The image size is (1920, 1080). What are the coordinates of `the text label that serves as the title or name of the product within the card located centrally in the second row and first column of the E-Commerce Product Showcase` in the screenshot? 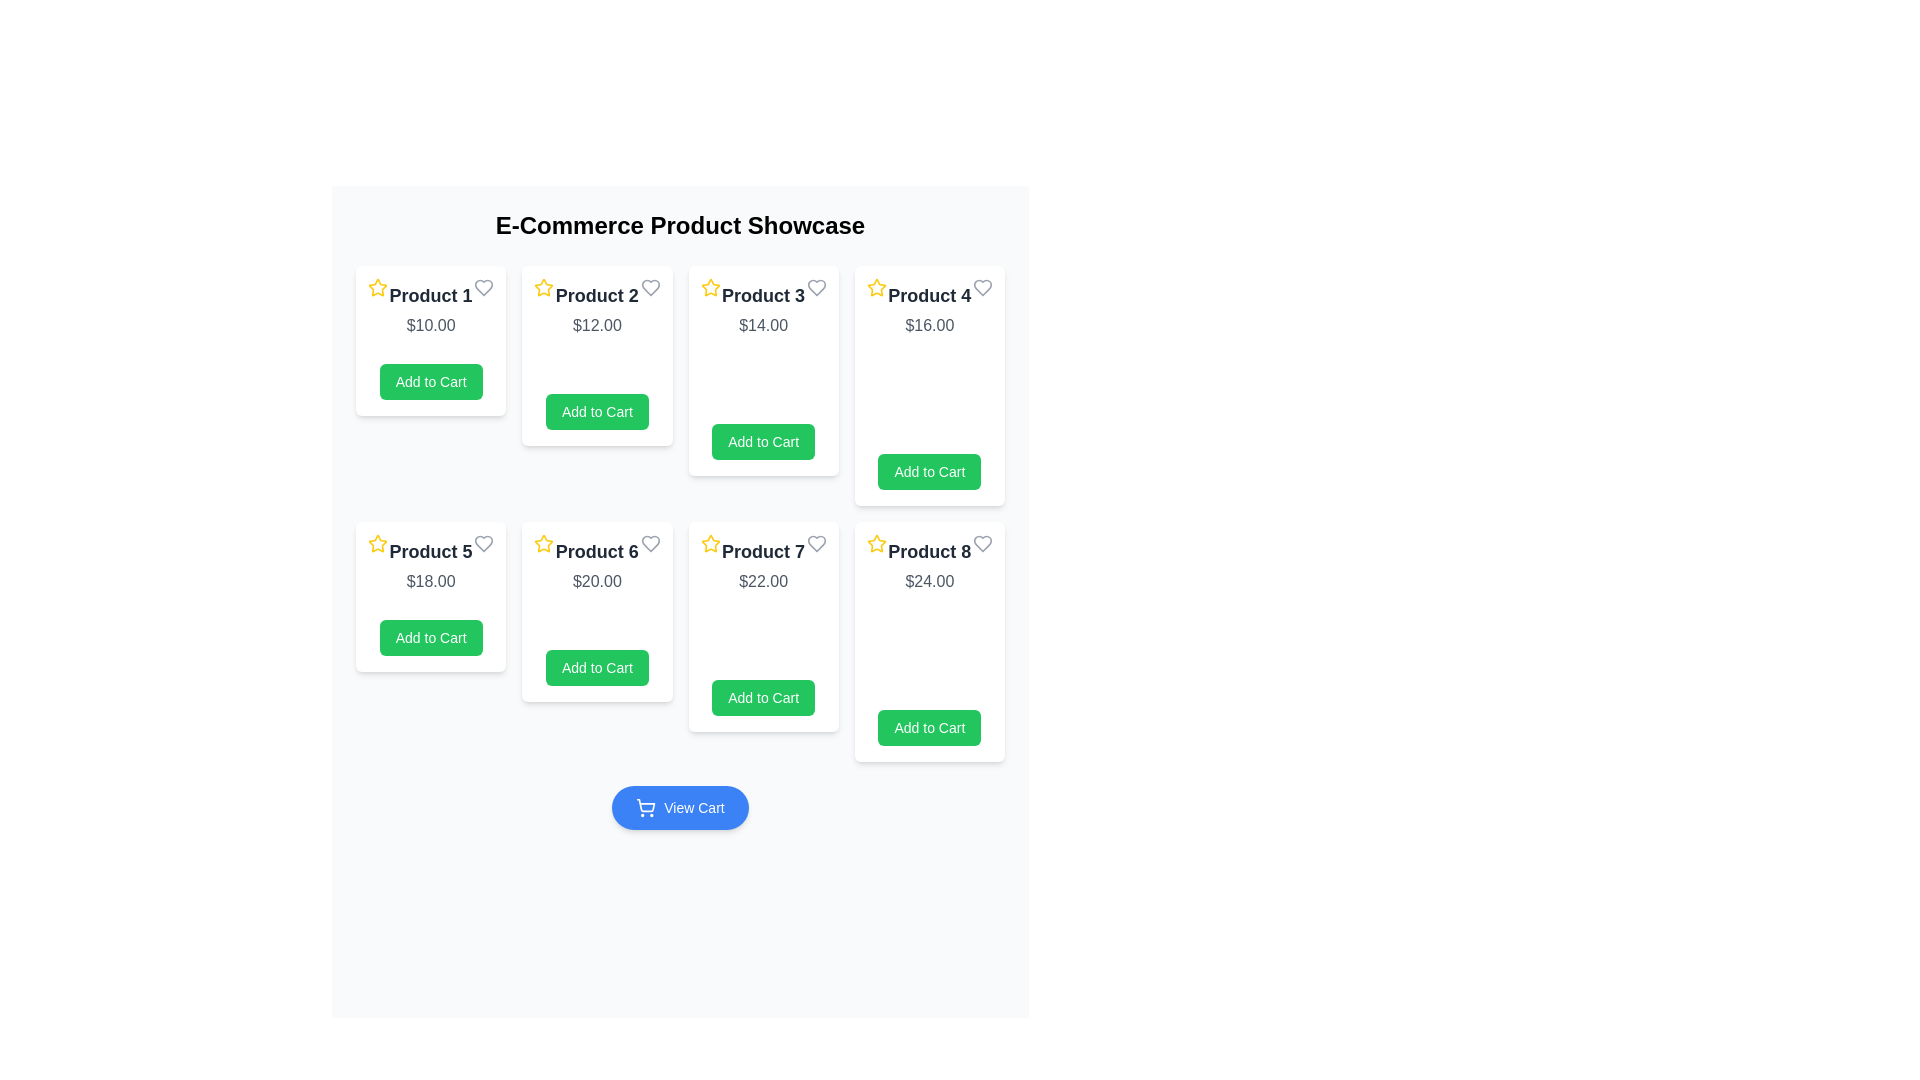 It's located at (430, 551).